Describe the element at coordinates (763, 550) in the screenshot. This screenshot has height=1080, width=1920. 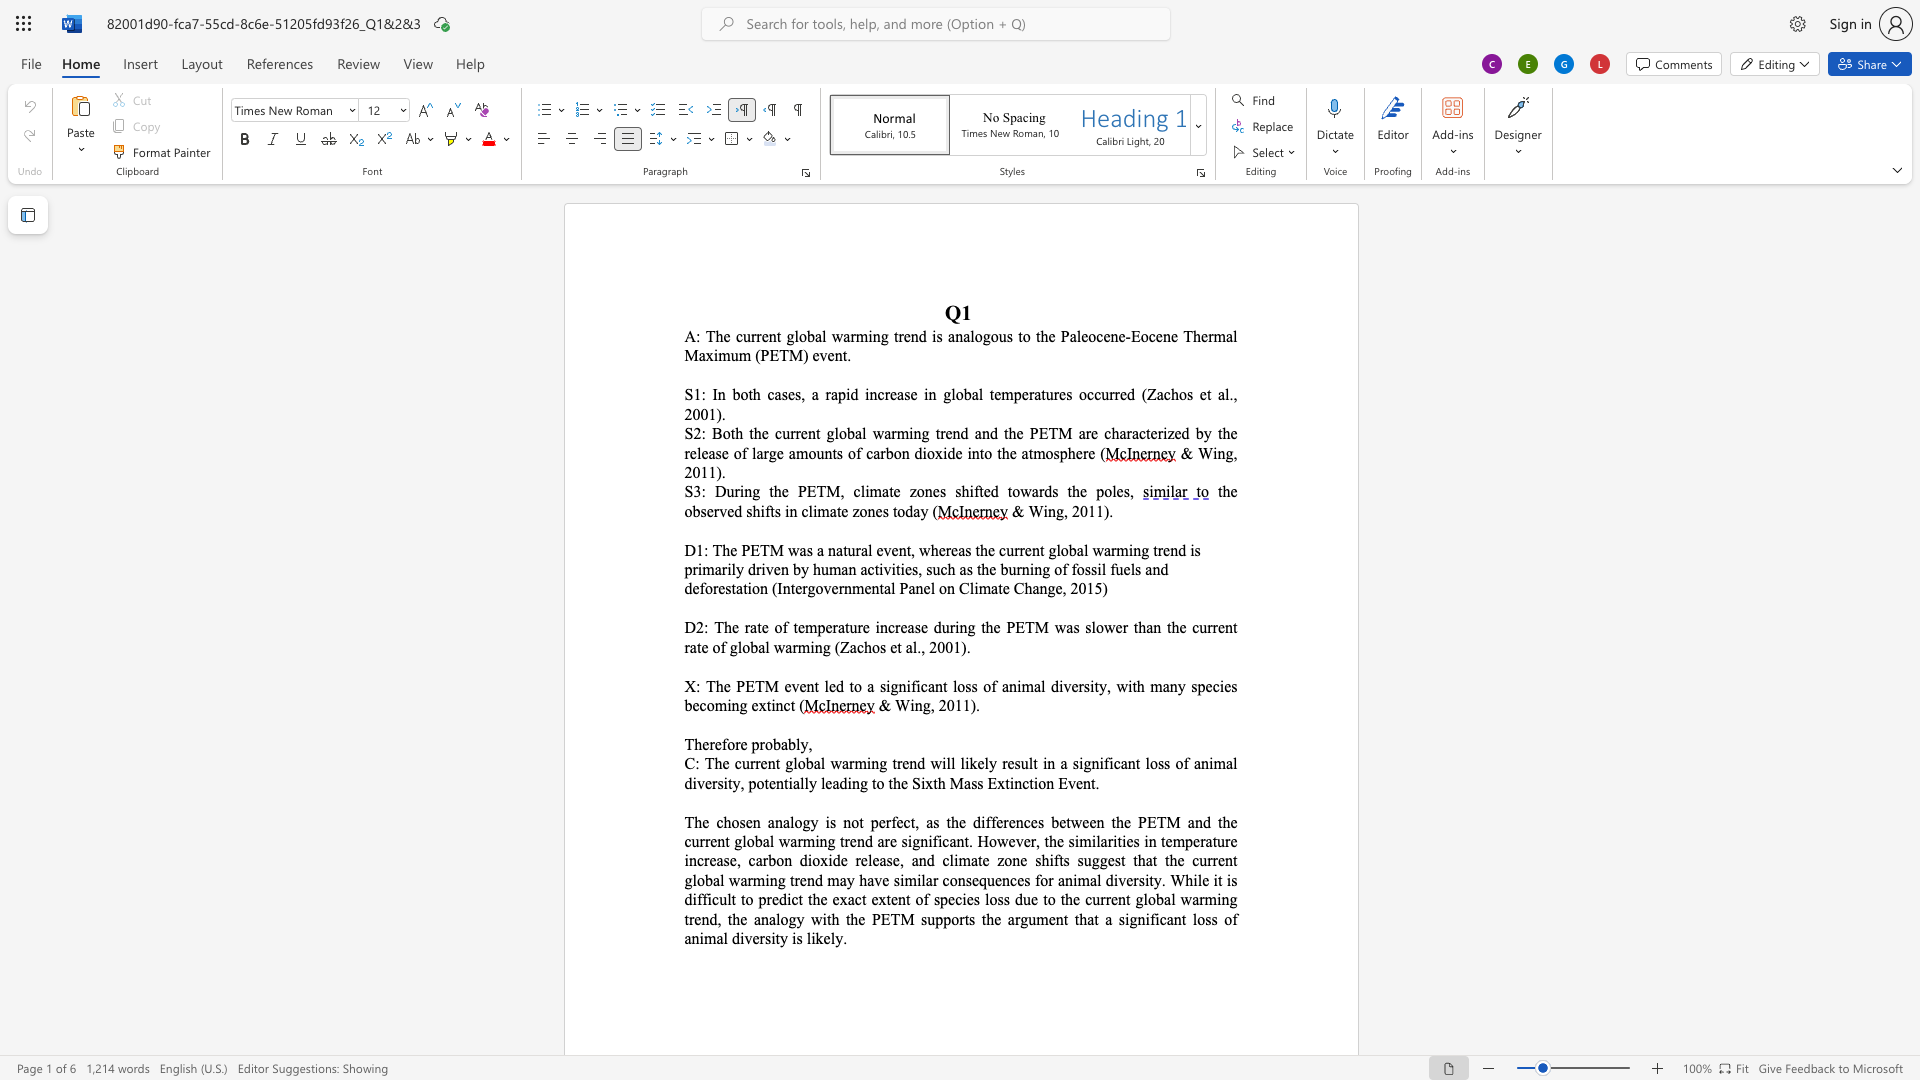
I see `the 2th character "T" in the text` at that location.